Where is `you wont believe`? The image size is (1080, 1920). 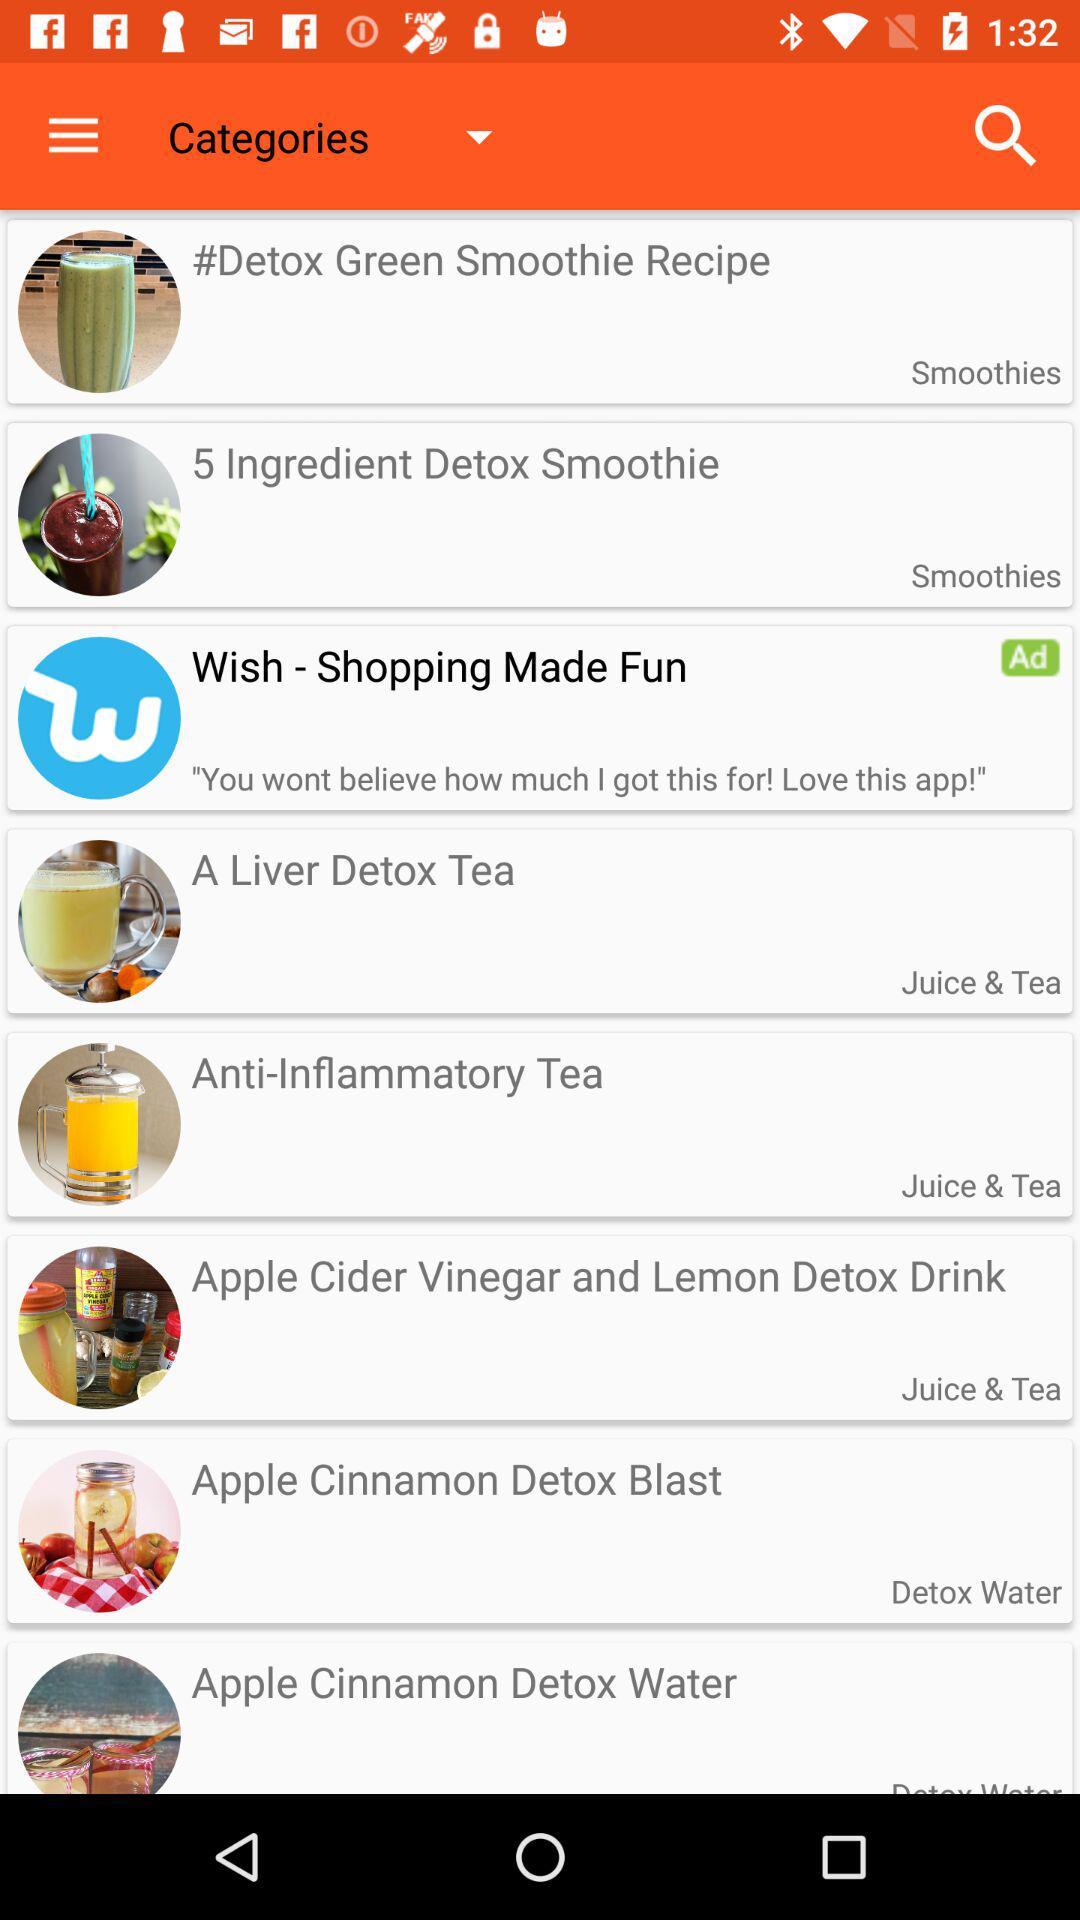
you wont believe is located at coordinates (587, 777).